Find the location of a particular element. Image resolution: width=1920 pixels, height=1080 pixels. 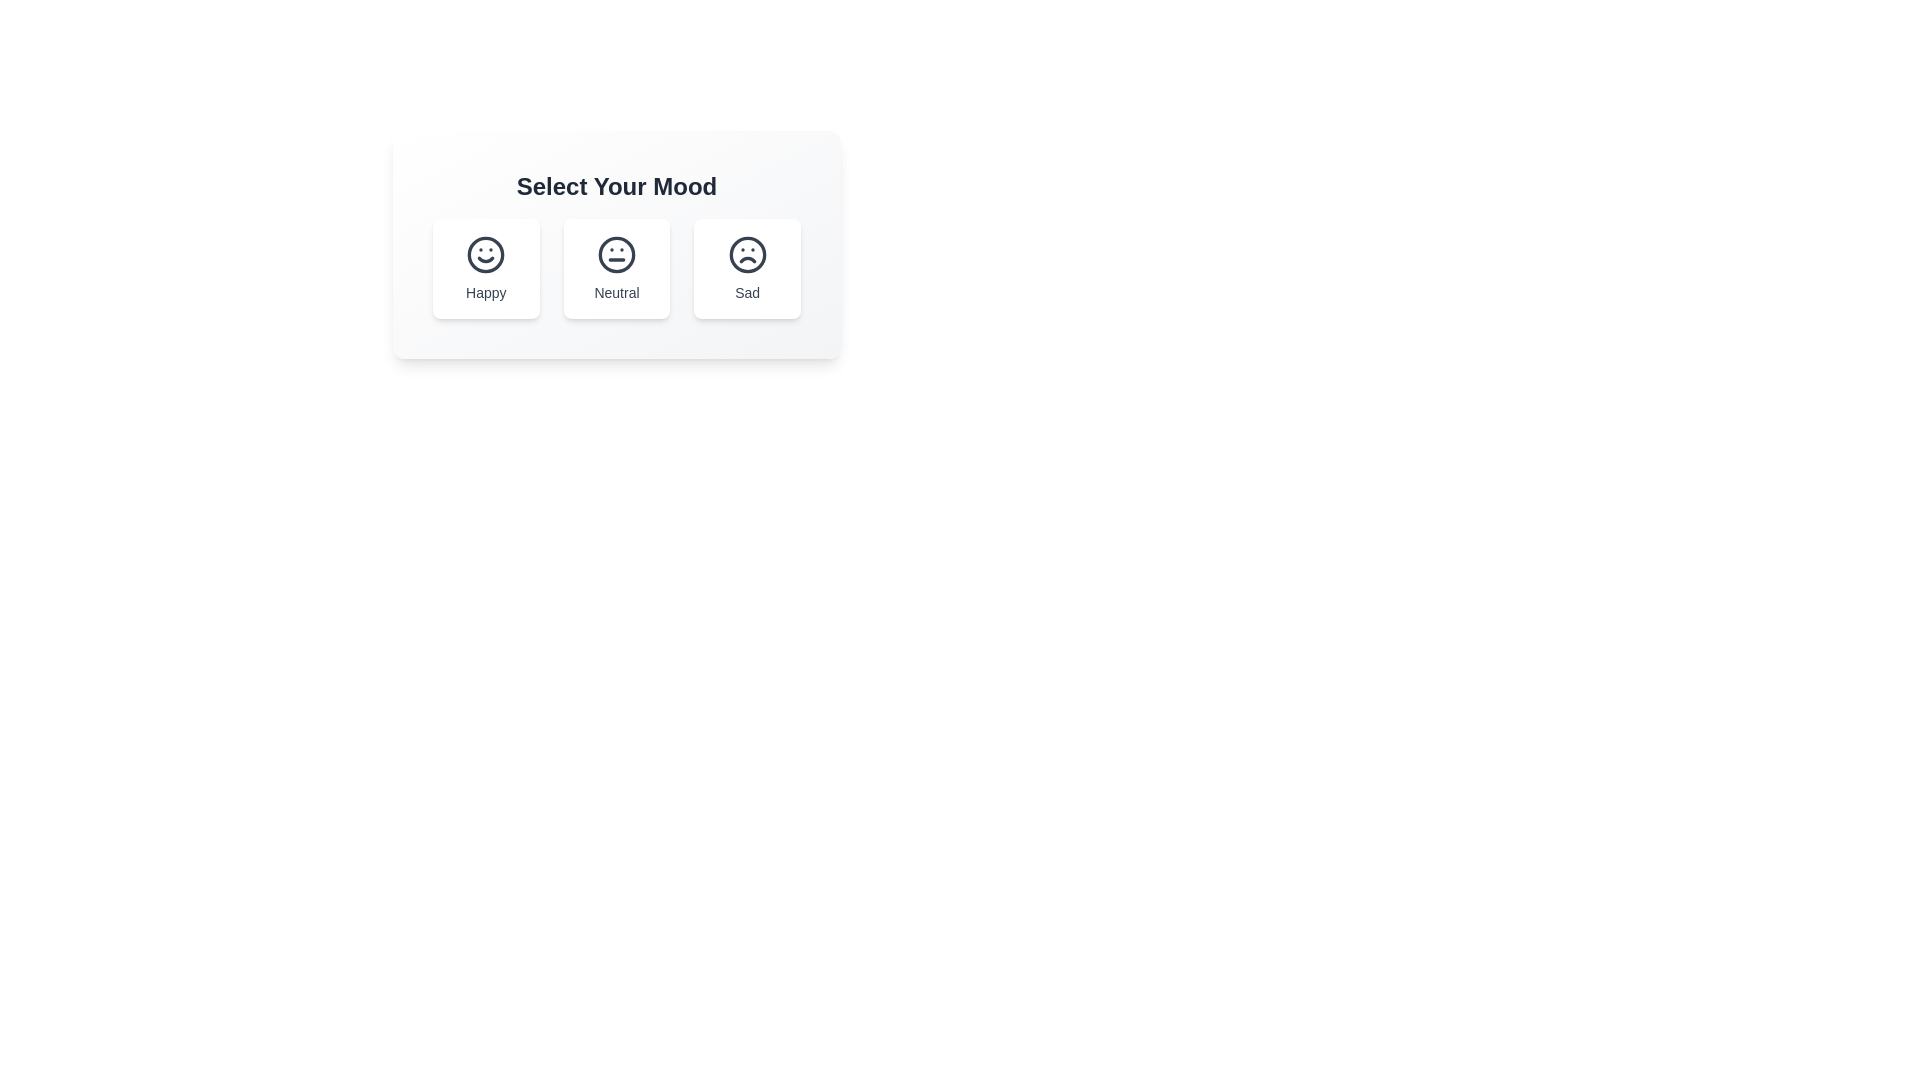

the Sad button to select the corresponding mood is located at coordinates (746, 268).